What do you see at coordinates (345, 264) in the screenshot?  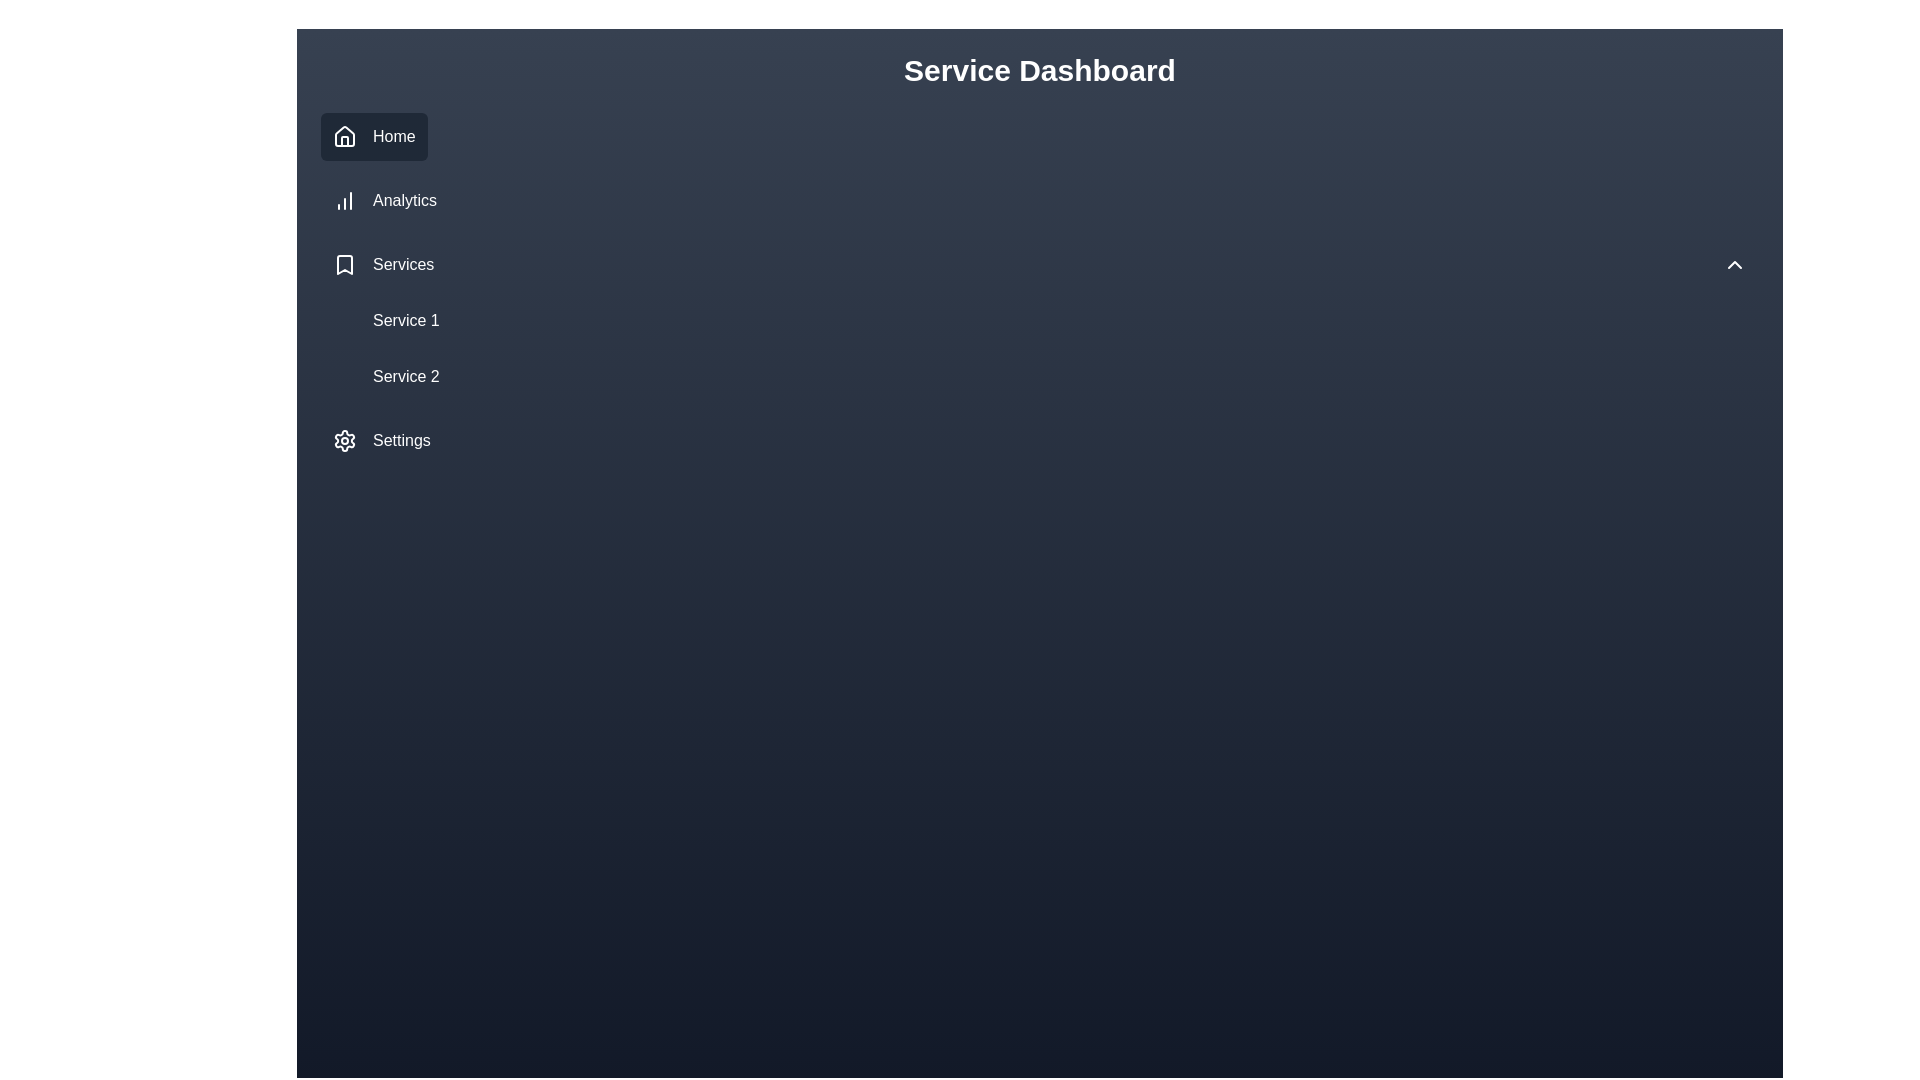 I see `the bookmark icon located to the left of the 'Services' text label in the vertical navigation menu` at bounding box center [345, 264].